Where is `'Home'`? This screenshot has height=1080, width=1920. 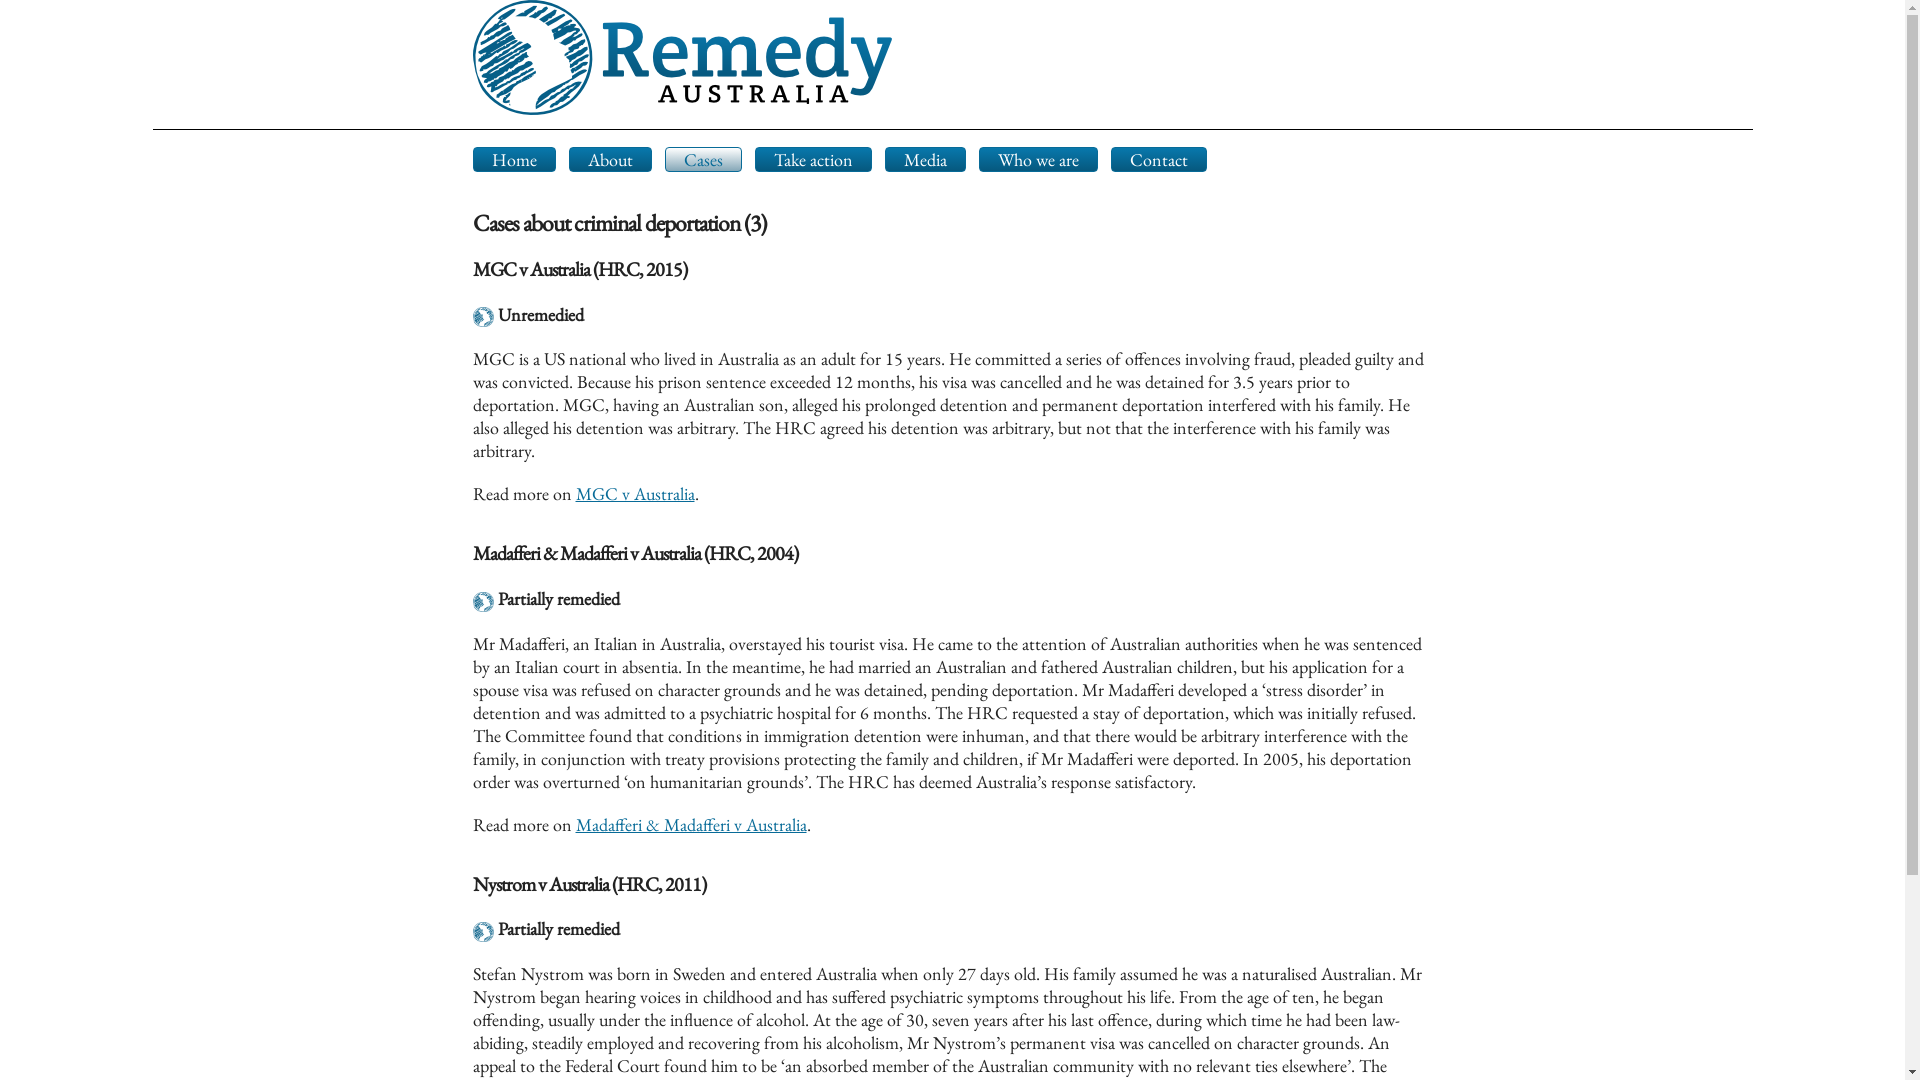 'Home' is located at coordinates (514, 158).